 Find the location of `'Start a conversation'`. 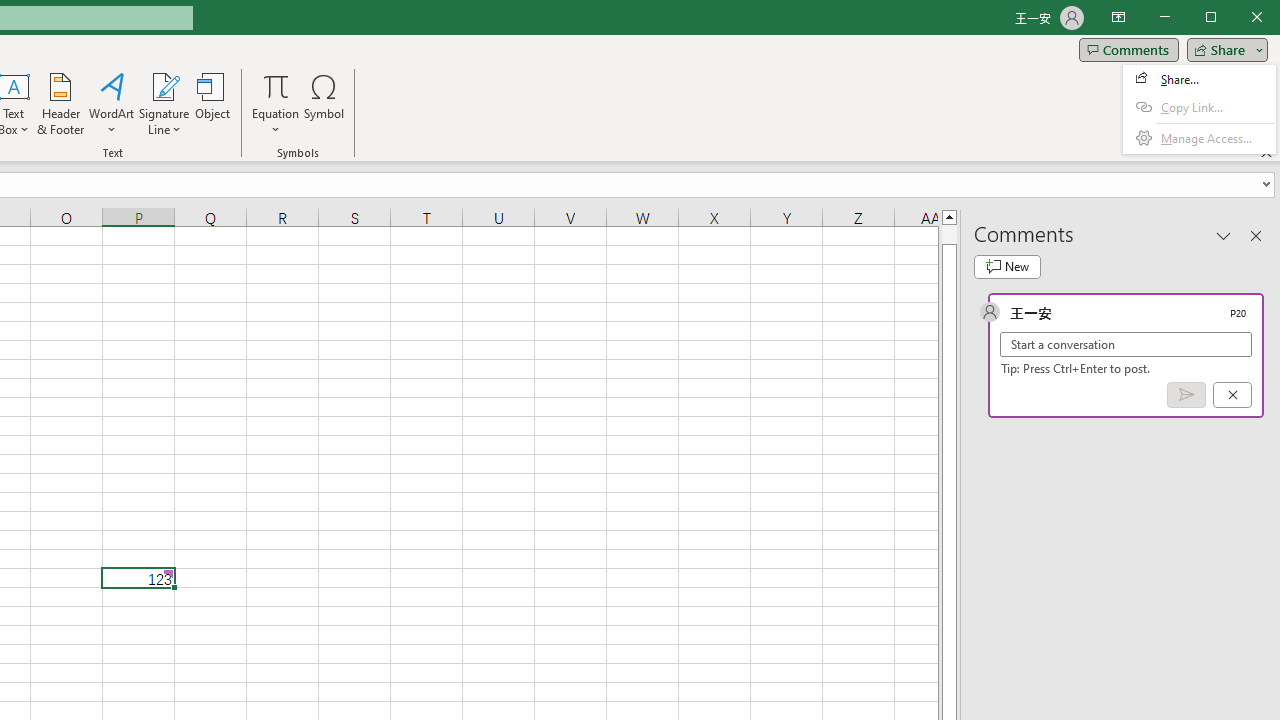

'Start a conversation' is located at coordinates (1126, 343).